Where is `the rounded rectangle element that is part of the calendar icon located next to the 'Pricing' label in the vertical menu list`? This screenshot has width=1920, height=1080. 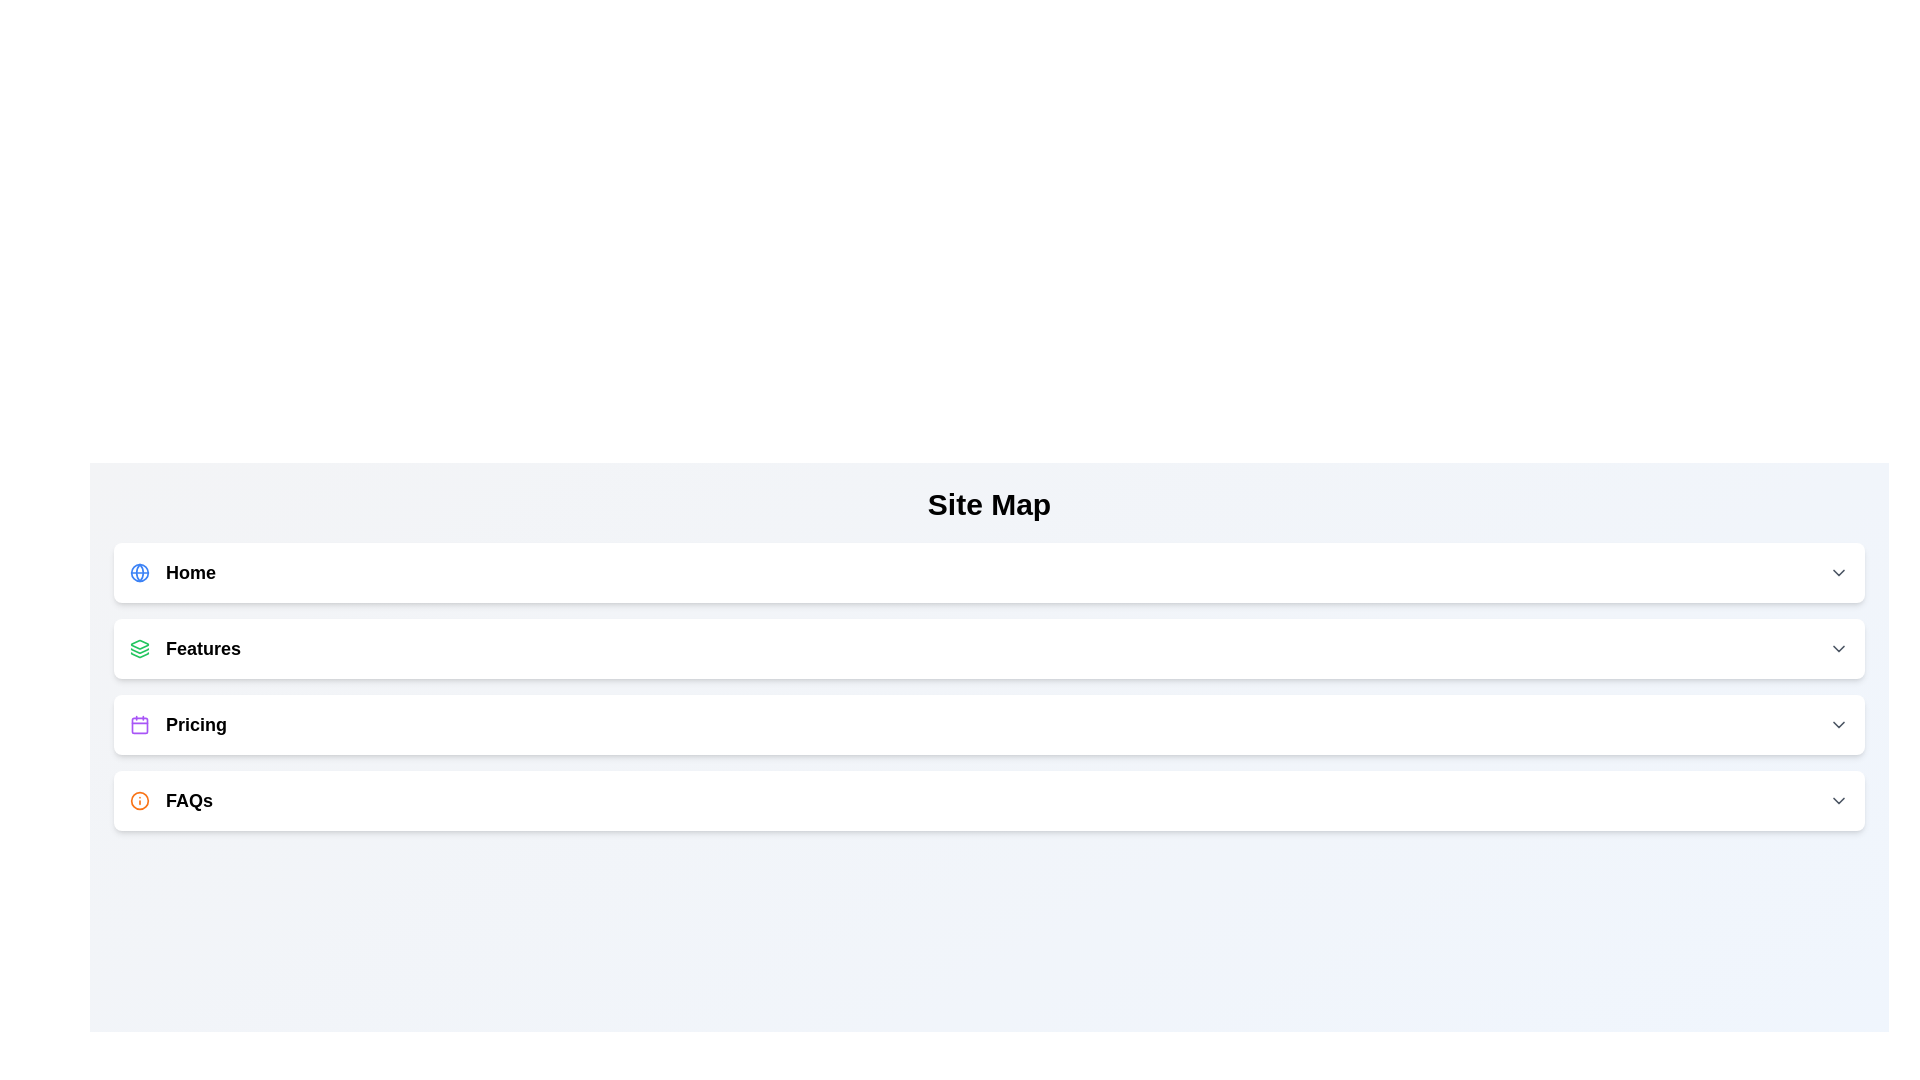 the rounded rectangle element that is part of the calendar icon located next to the 'Pricing' label in the vertical menu list is located at coordinates (138, 725).